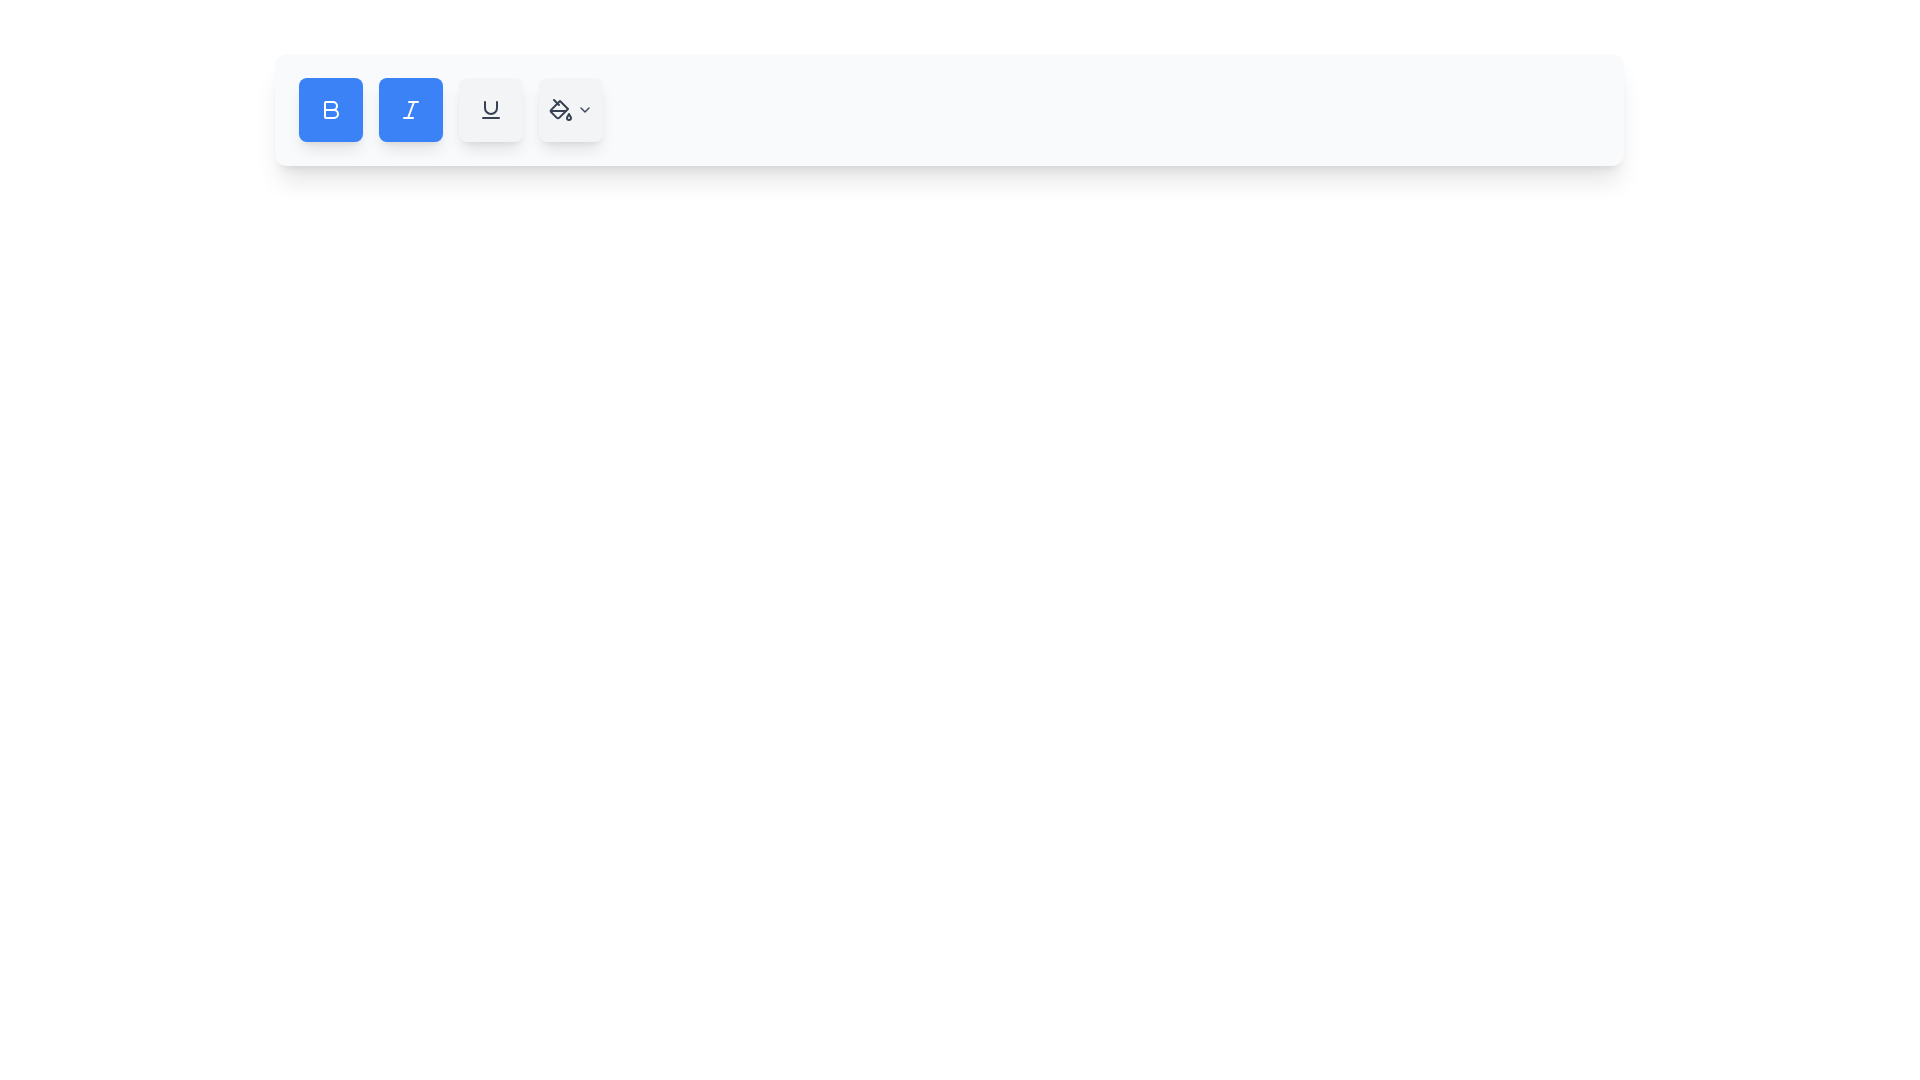 The image size is (1920, 1080). I want to click on the italic formatting button, which is a blue circular button located between the bold 'B' button and the underline 'U' button in the formatting toolbar, so click(410, 110).